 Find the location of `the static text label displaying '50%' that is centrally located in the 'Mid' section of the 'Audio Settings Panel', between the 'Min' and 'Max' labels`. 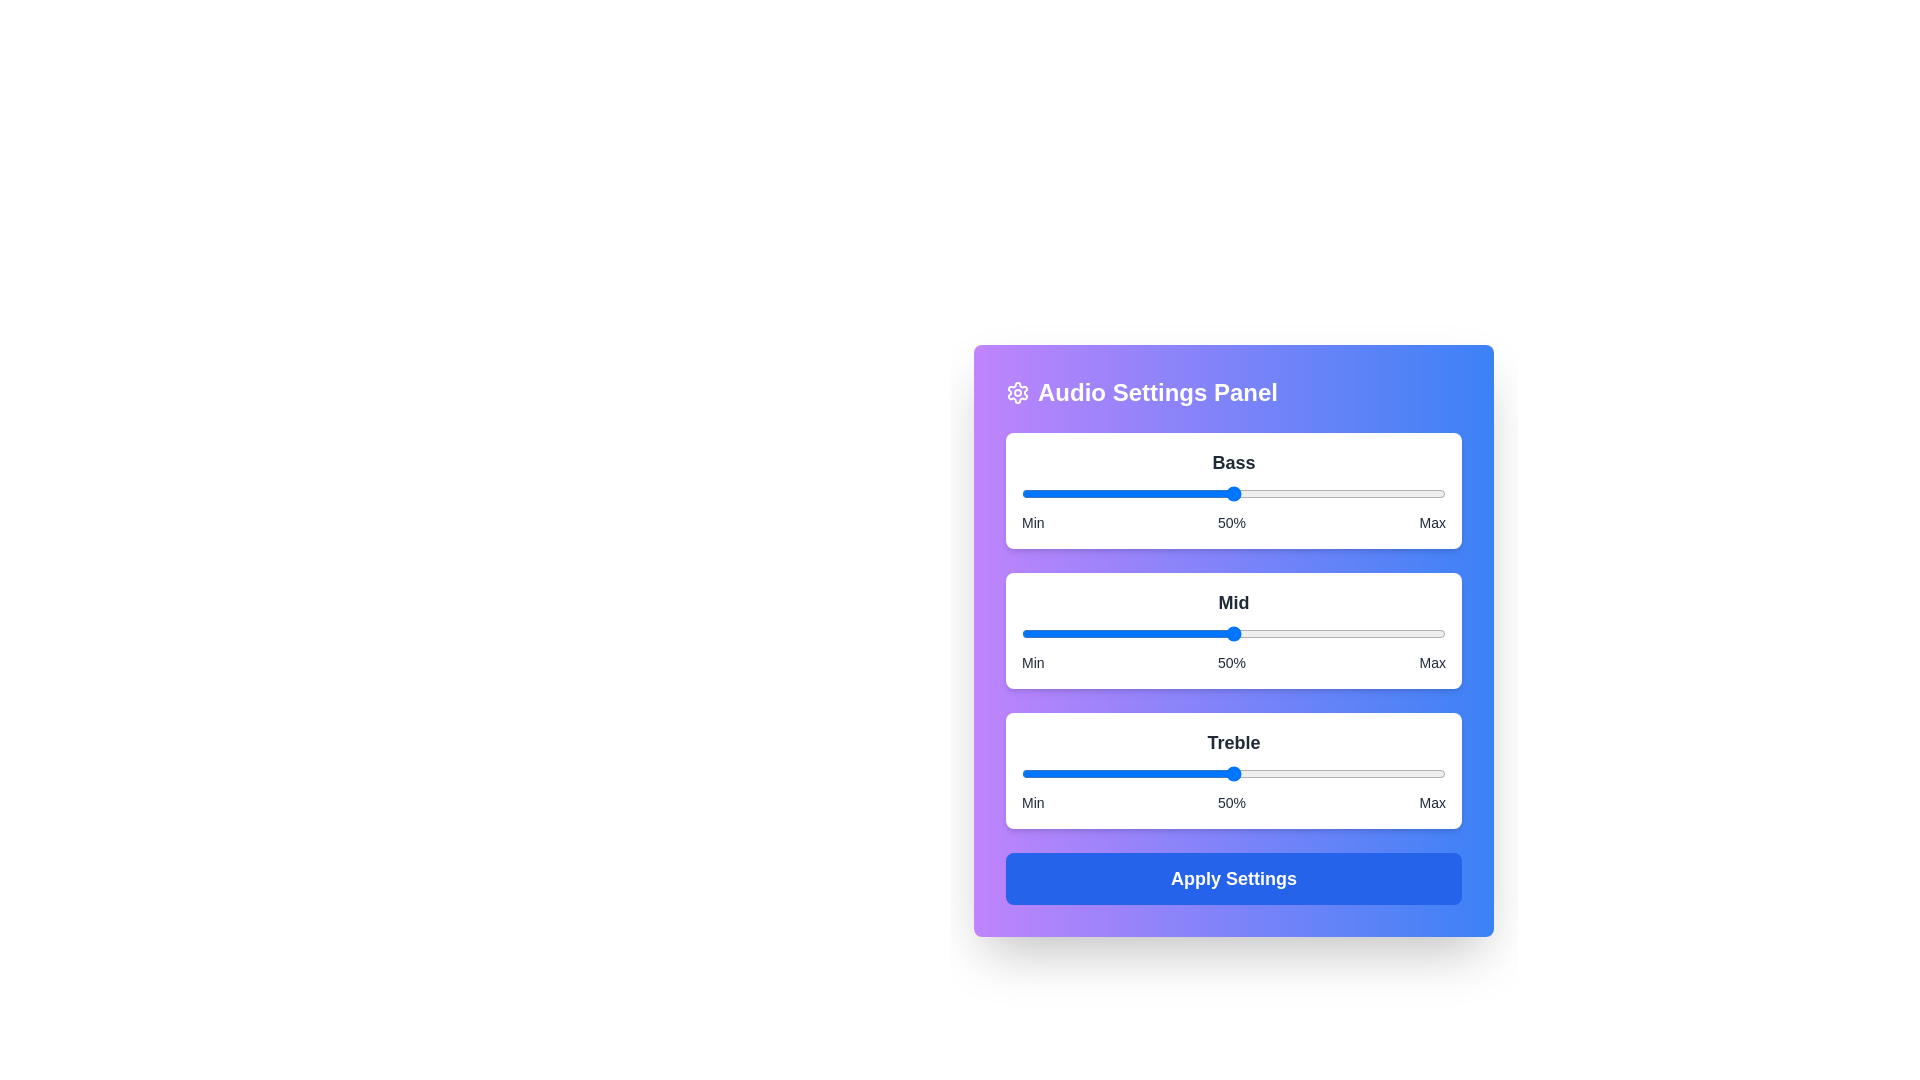

the static text label displaying '50%' that is centrally located in the 'Mid' section of the 'Audio Settings Panel', between the 'Min' and 'Max' labels is located at coordinates (1231, 663).